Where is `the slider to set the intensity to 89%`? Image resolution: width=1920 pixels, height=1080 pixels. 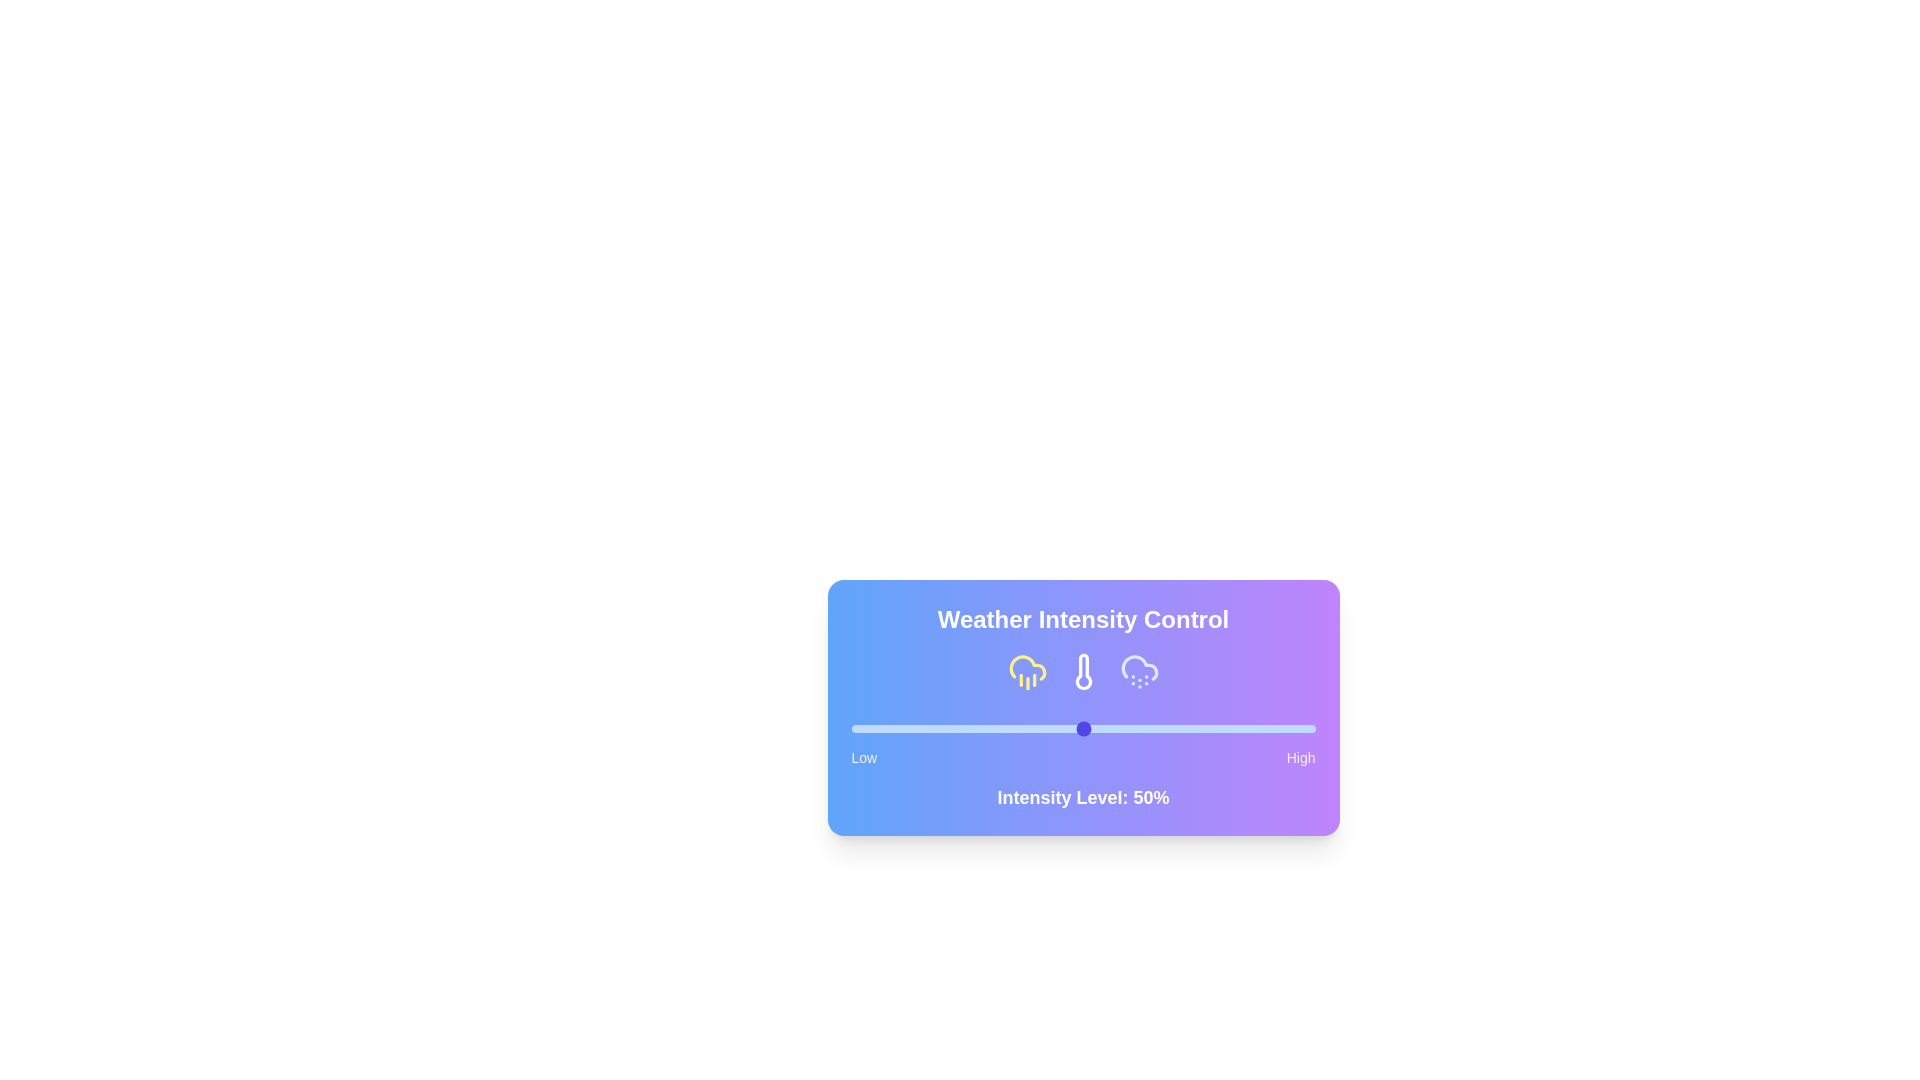
the slider to set the intensity to 89% is located at coordinates (1263, 729).